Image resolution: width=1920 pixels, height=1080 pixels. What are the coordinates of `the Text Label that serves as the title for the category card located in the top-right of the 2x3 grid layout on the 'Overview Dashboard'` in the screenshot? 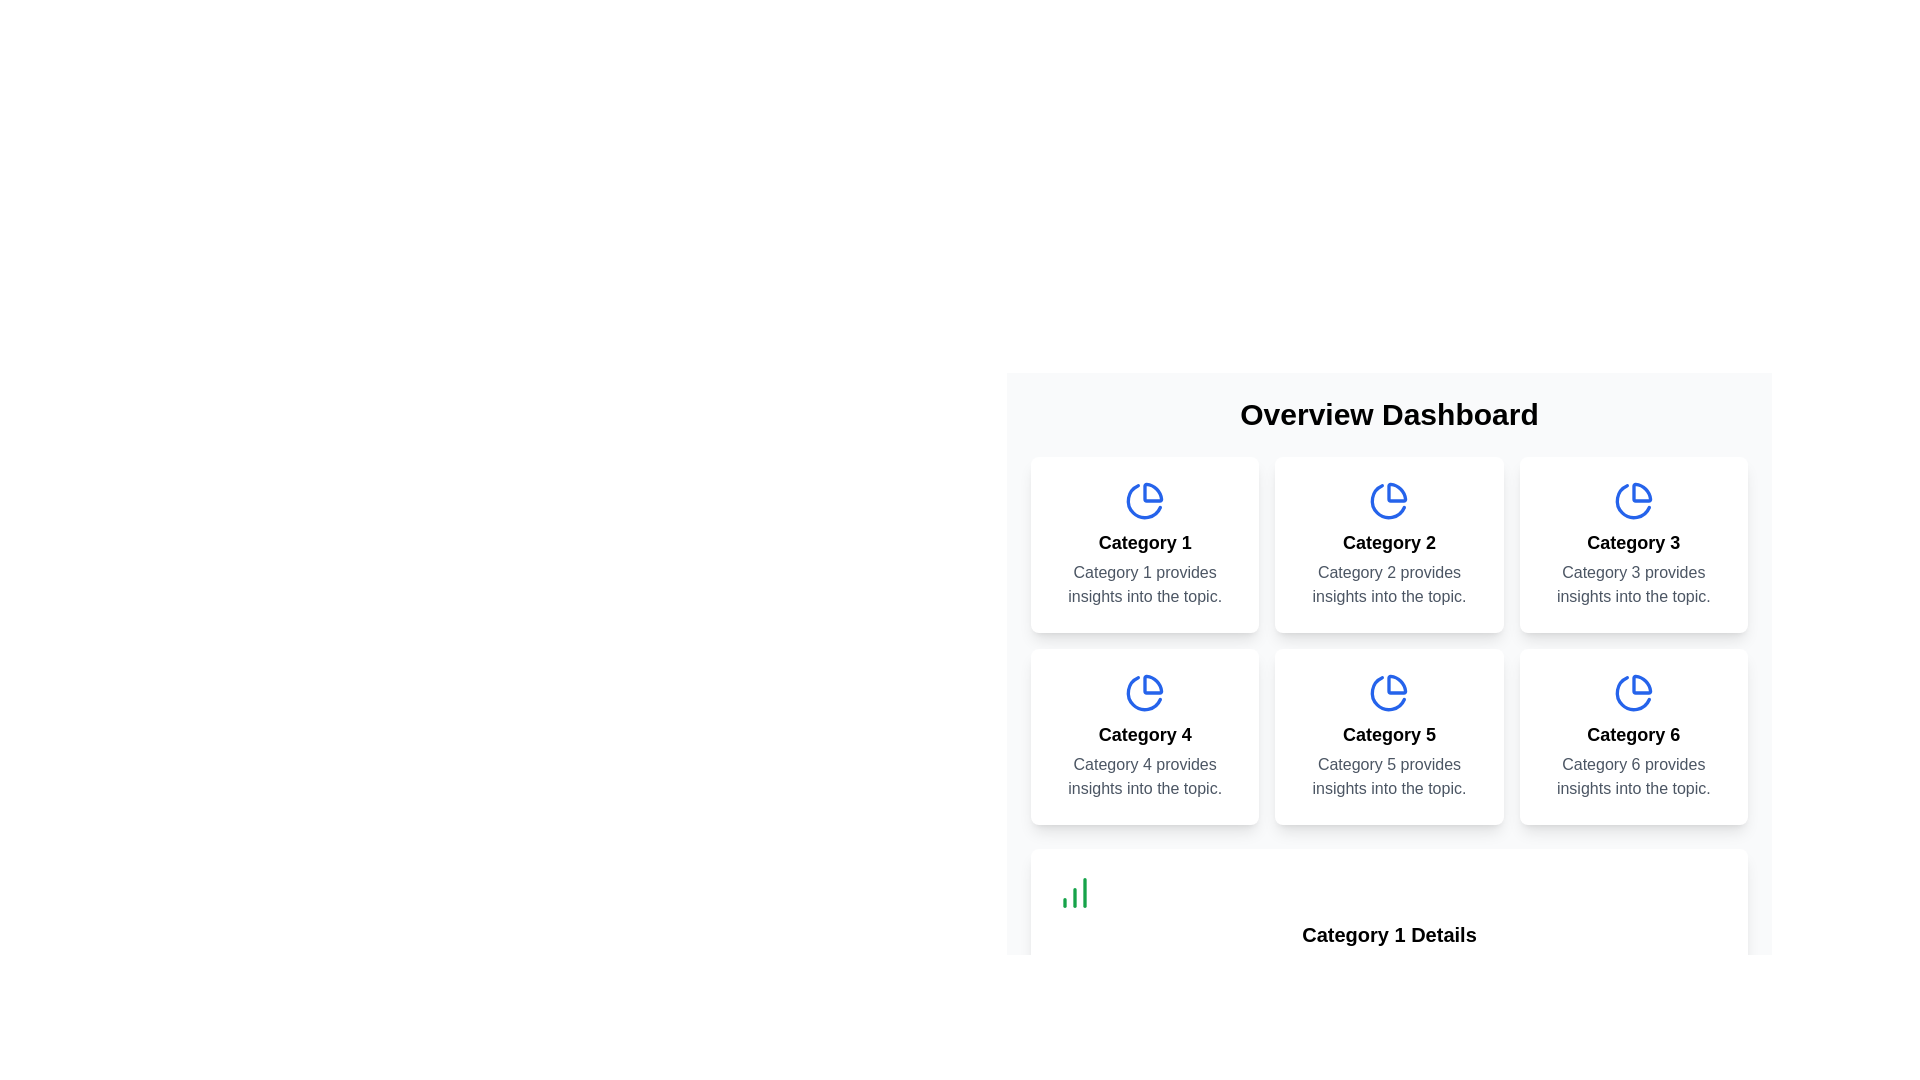 It's located at (1633, 543).